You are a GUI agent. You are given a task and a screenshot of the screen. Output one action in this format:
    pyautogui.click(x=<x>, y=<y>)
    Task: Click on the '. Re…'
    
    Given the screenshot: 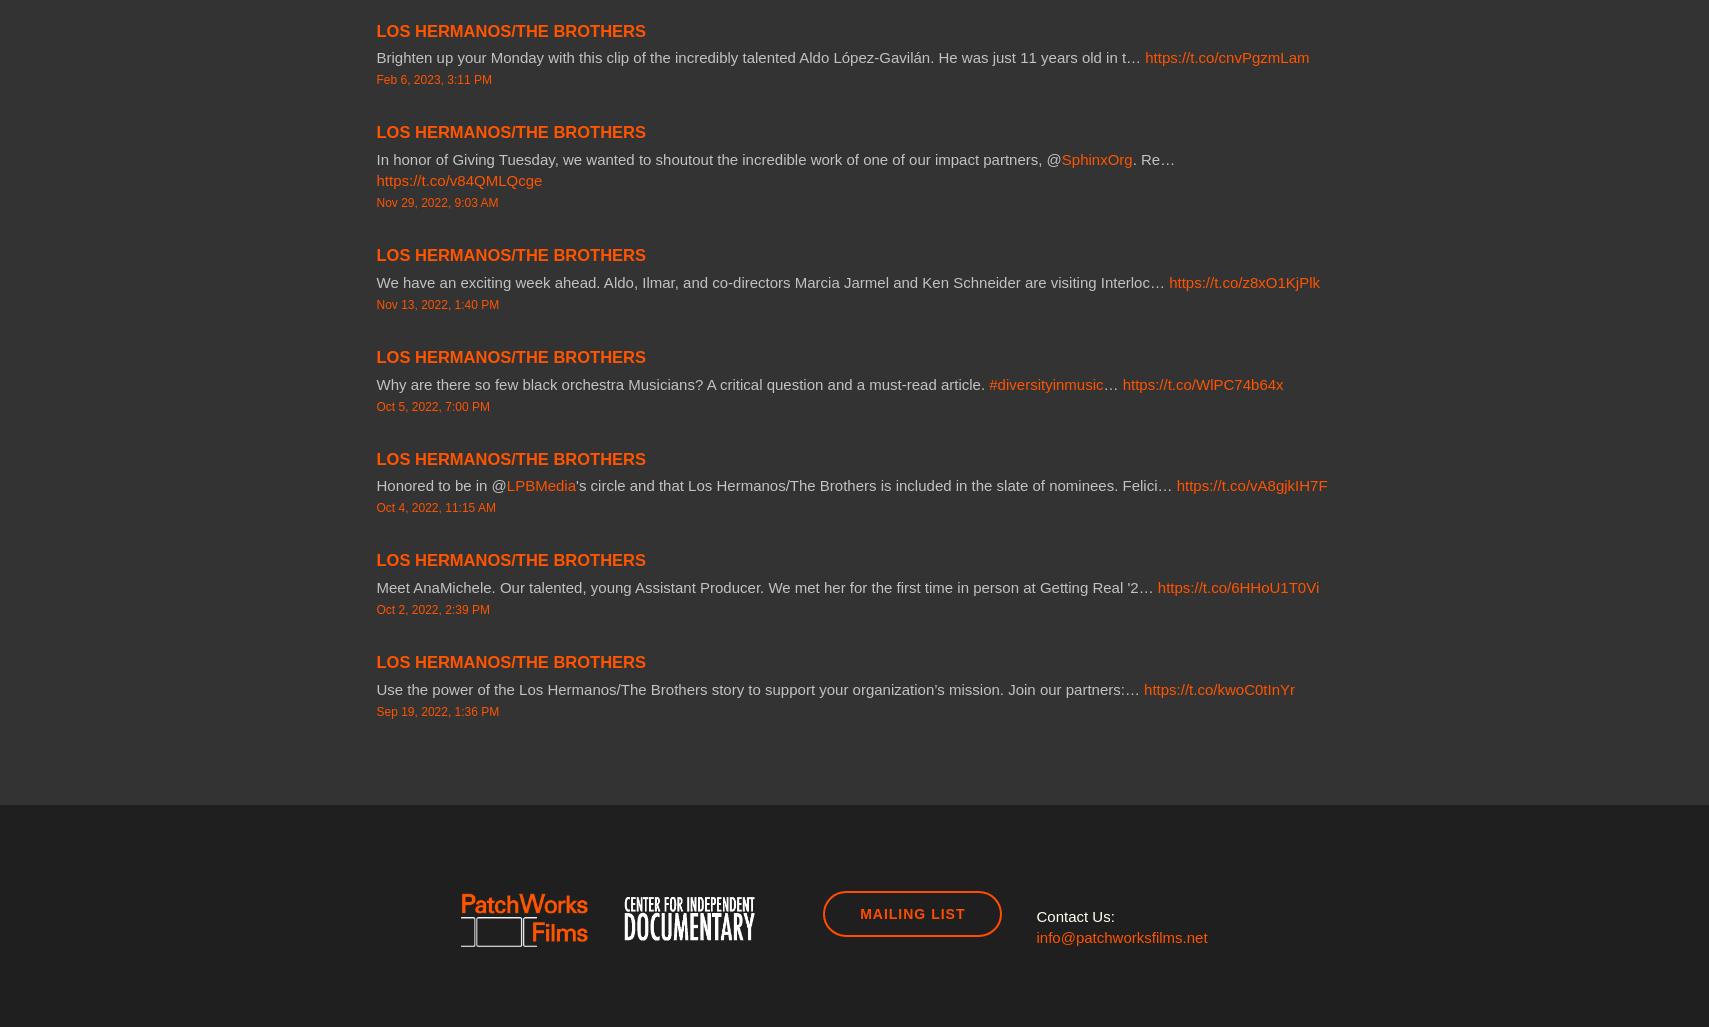 What is the action you would take?
    pyautogui.click(x=1153, y=159)
    